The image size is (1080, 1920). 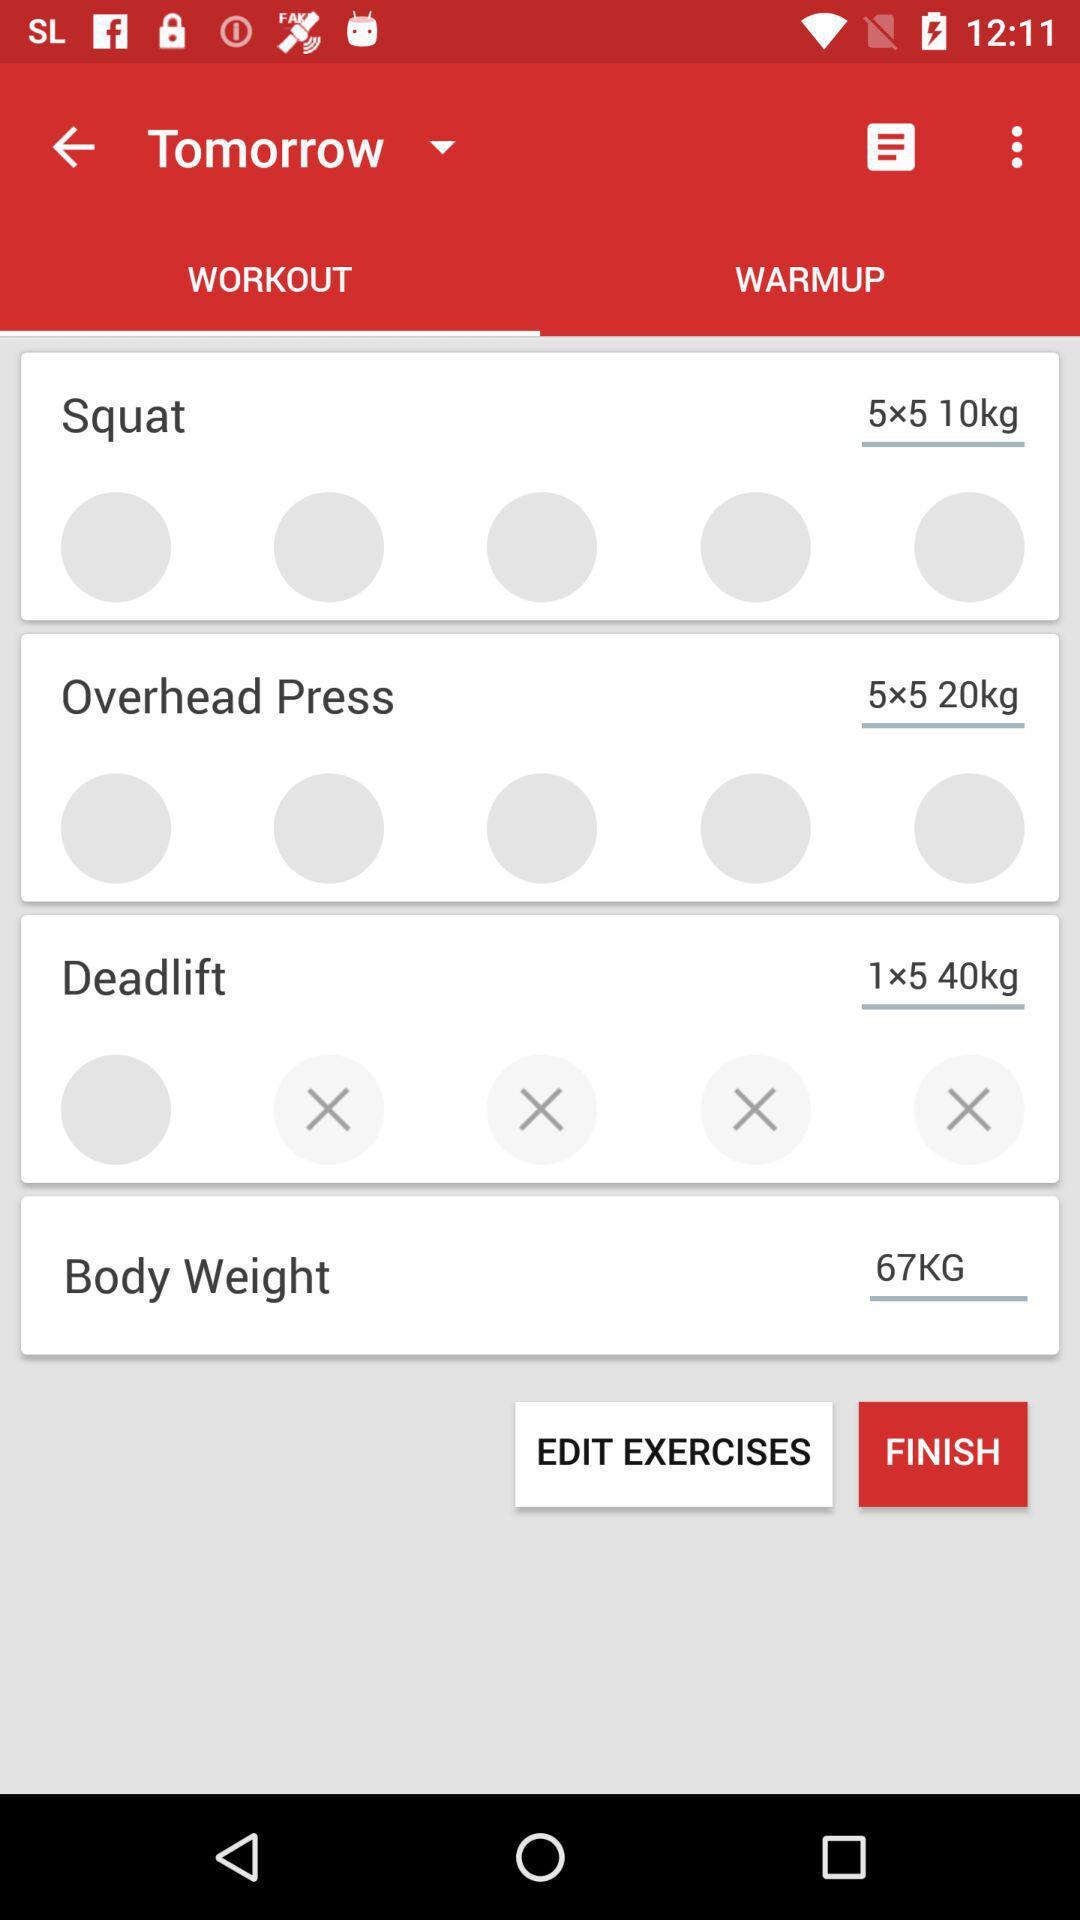 I want to click on workout icon, so click(x=270, y=282).